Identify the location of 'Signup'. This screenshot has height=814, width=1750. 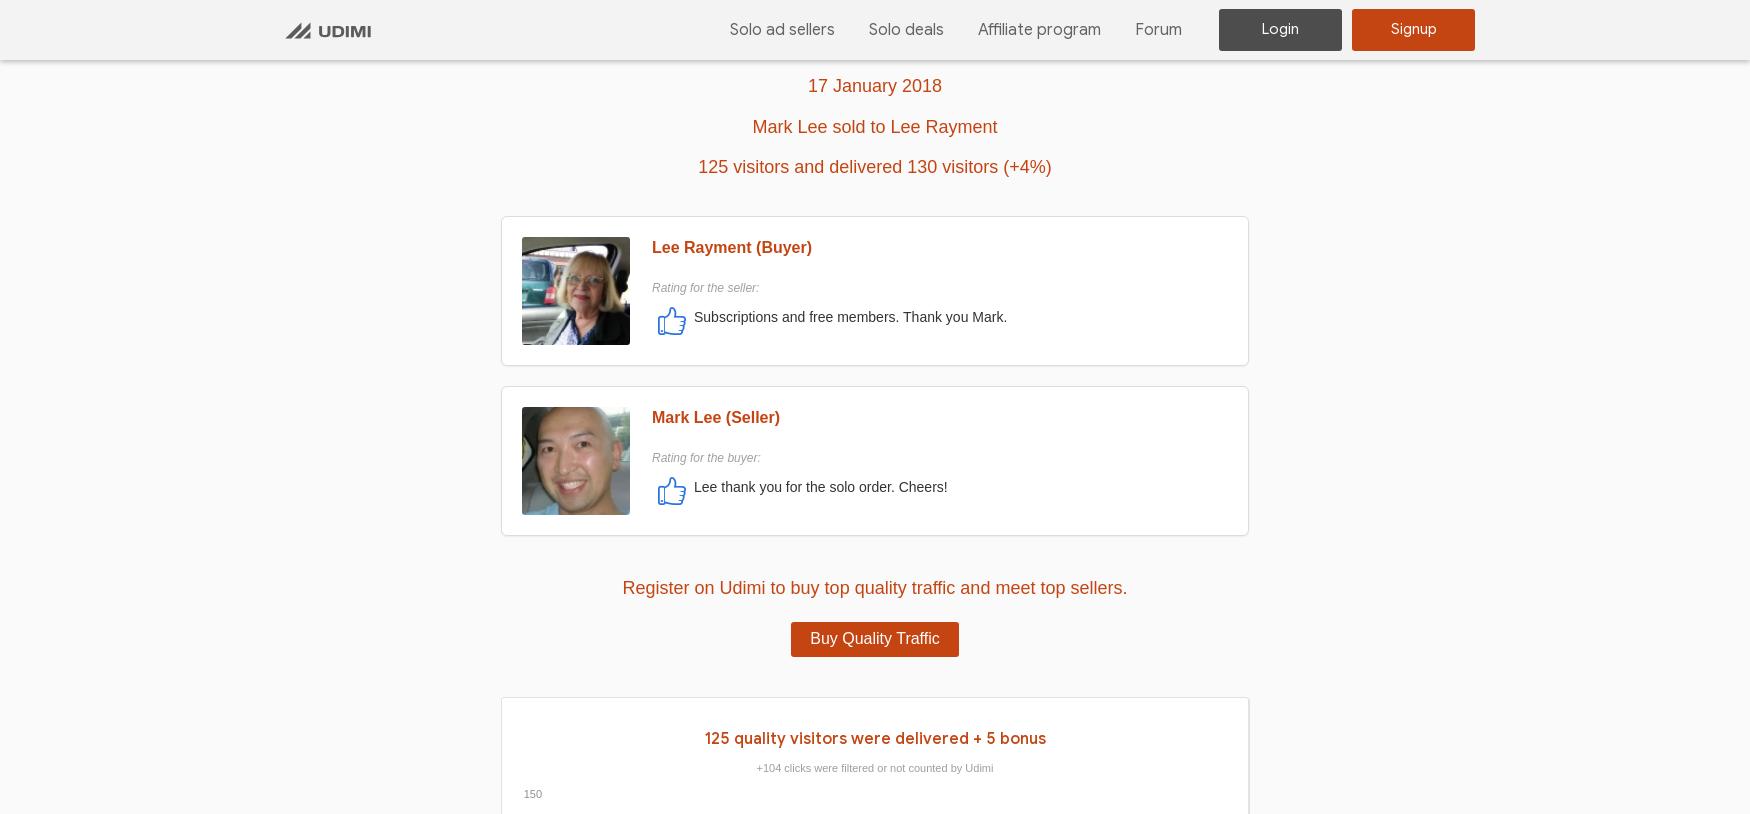
(1411, 27).